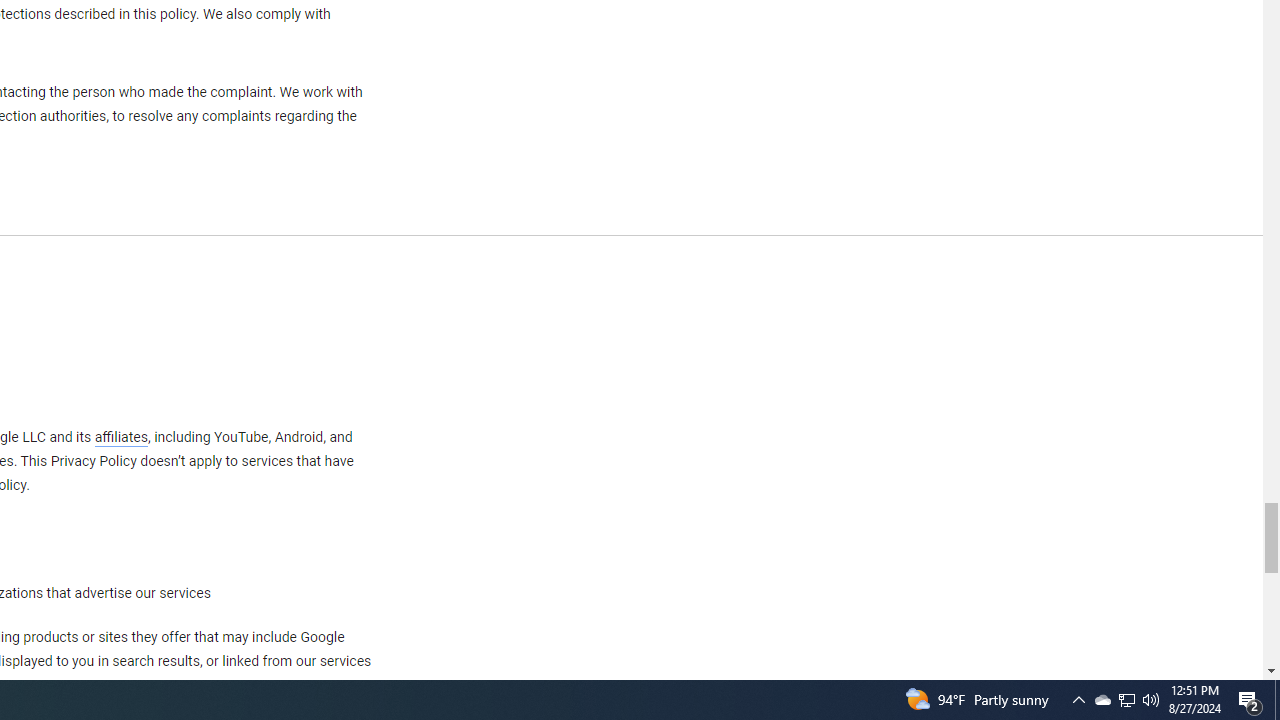 The height and width of the screenshot is (720, 1280). What do you see at coordinates (119, 436) in the screenshot?
I see `'affiliates'` at bounding box center [119, 436].